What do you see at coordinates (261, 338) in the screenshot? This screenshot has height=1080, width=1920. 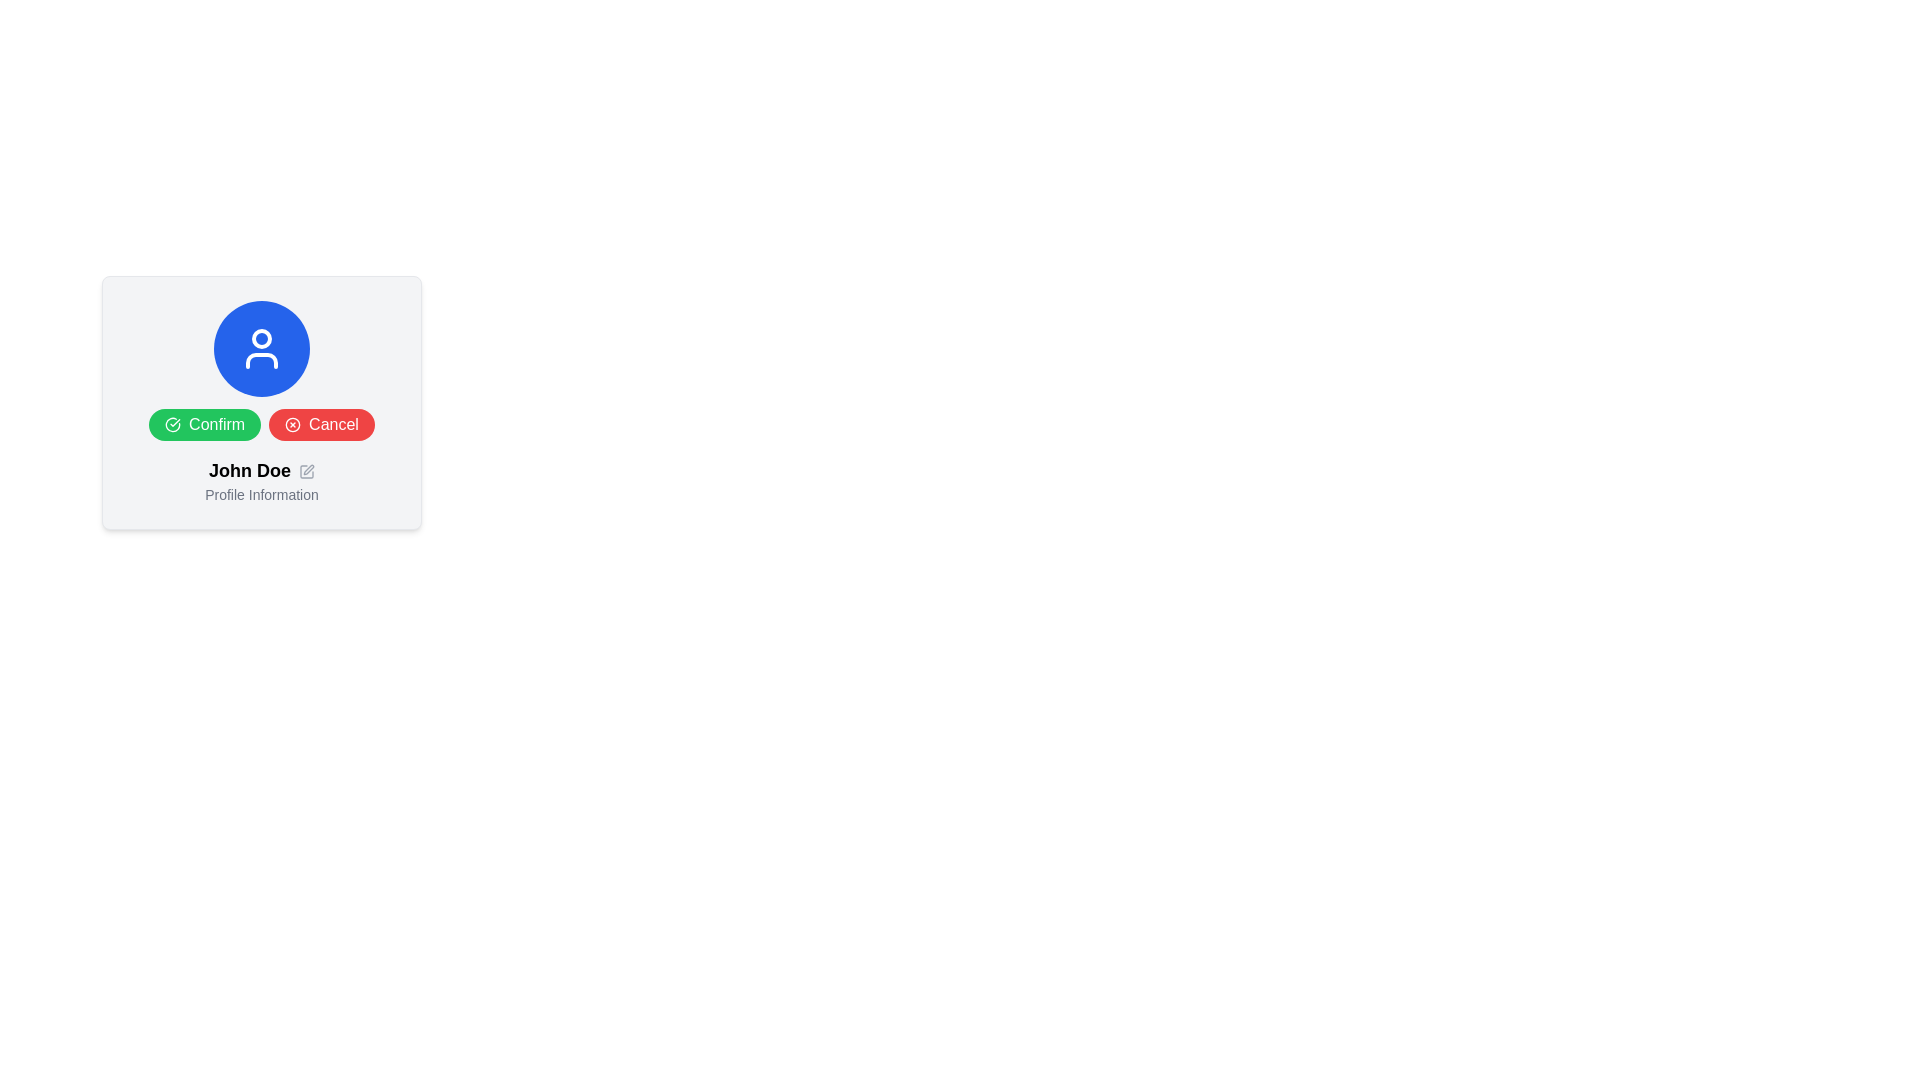 I see `the circular graphical detail that represents the head in the user avatar icon, which is centered above the base of the avatar and surrounded by a blue circular background` at bounding box center [261, 338].